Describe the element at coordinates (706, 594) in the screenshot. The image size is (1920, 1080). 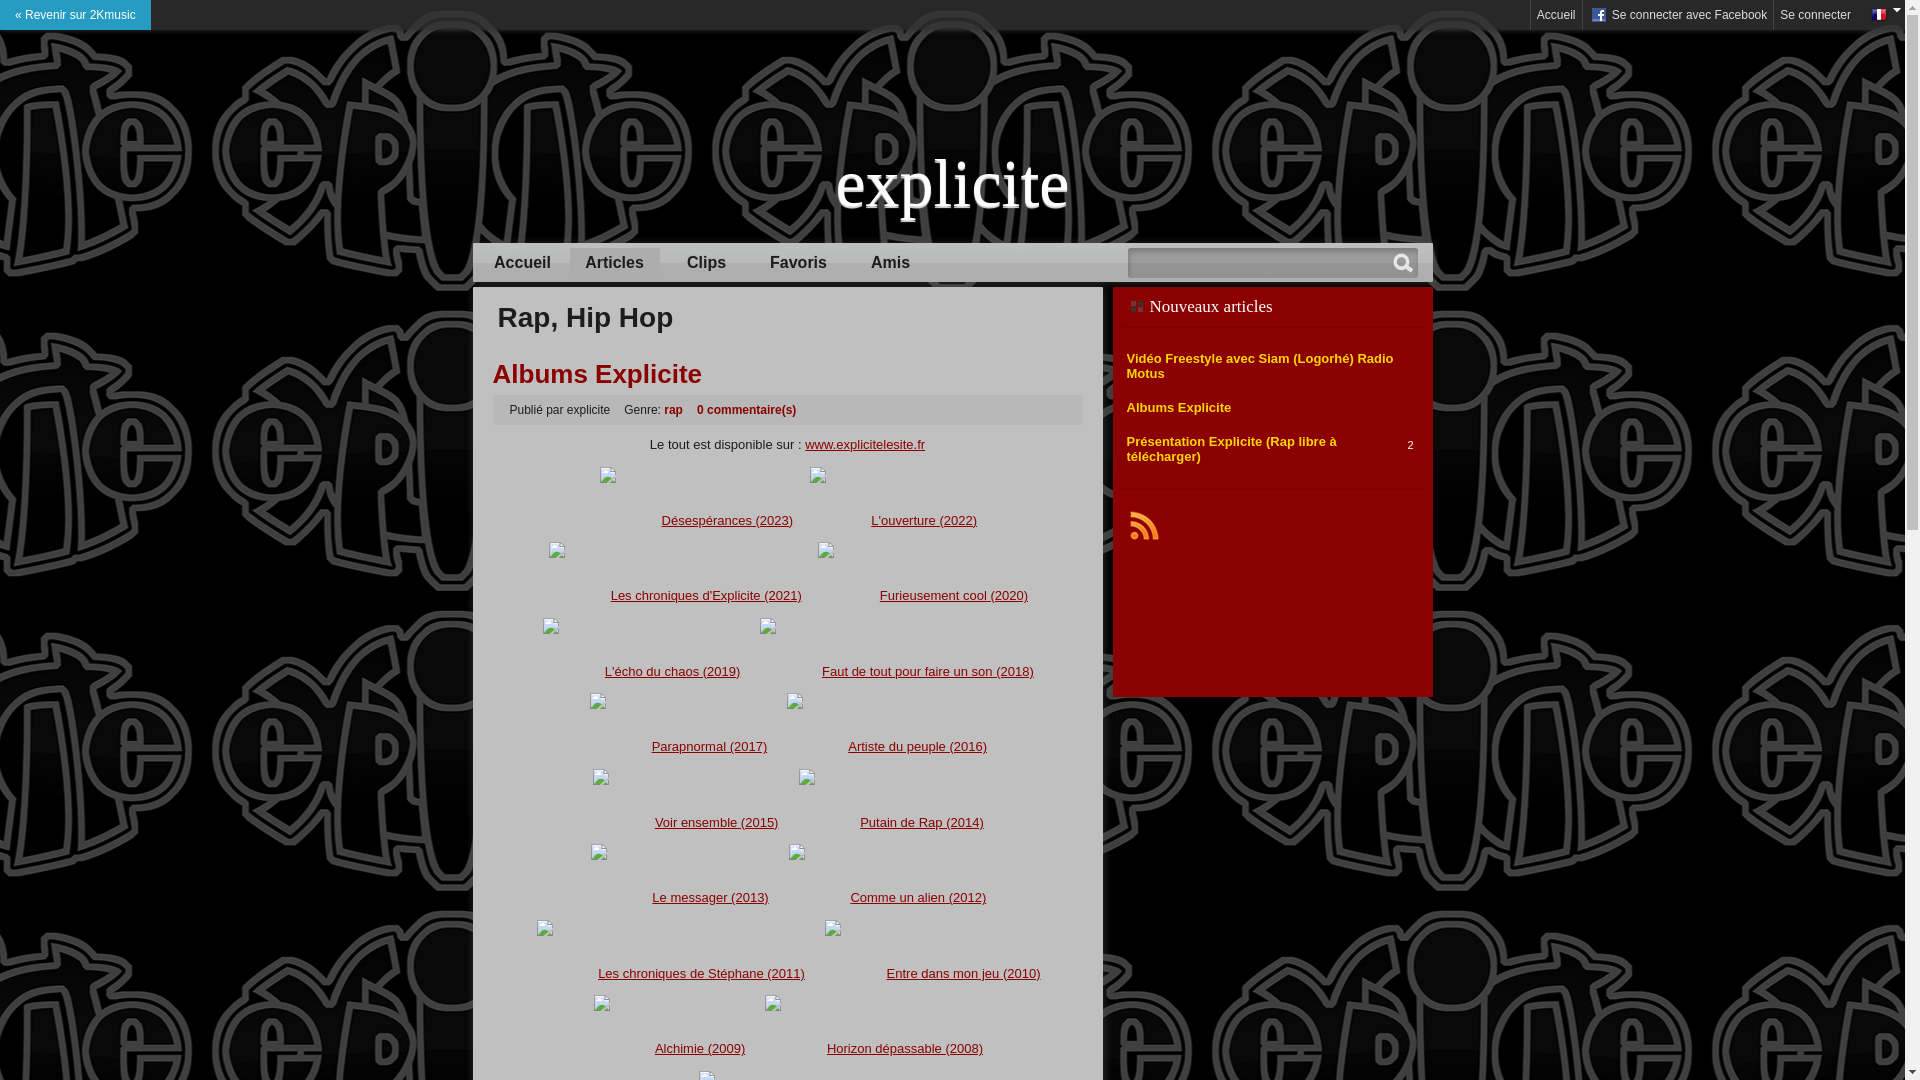
I see `'Les chroniques d'Explicite (2021)'` at that location.